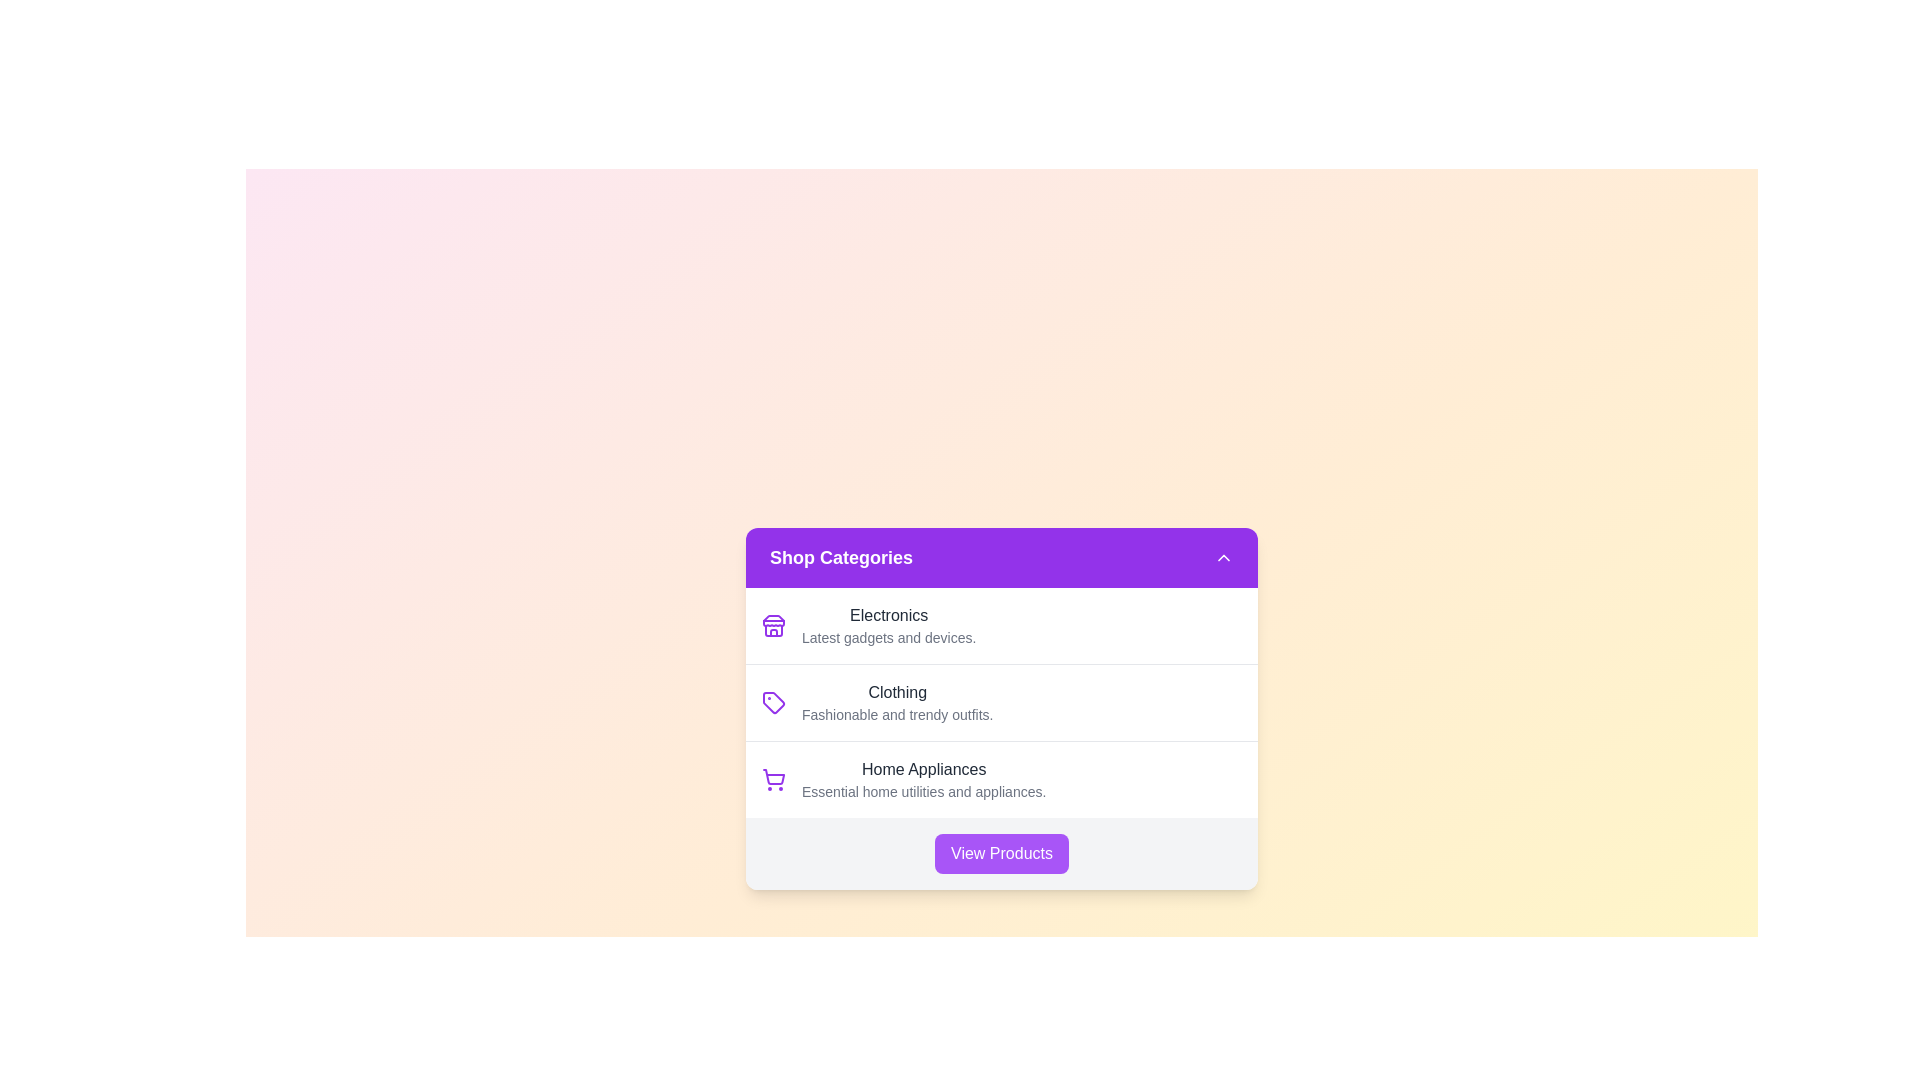 This screenshot has width=1920, height=1080. Describe the element at coordinates (1002, 778) in the screenshot. I see `the category item labeled Home Appliances to highlight it` at that location.